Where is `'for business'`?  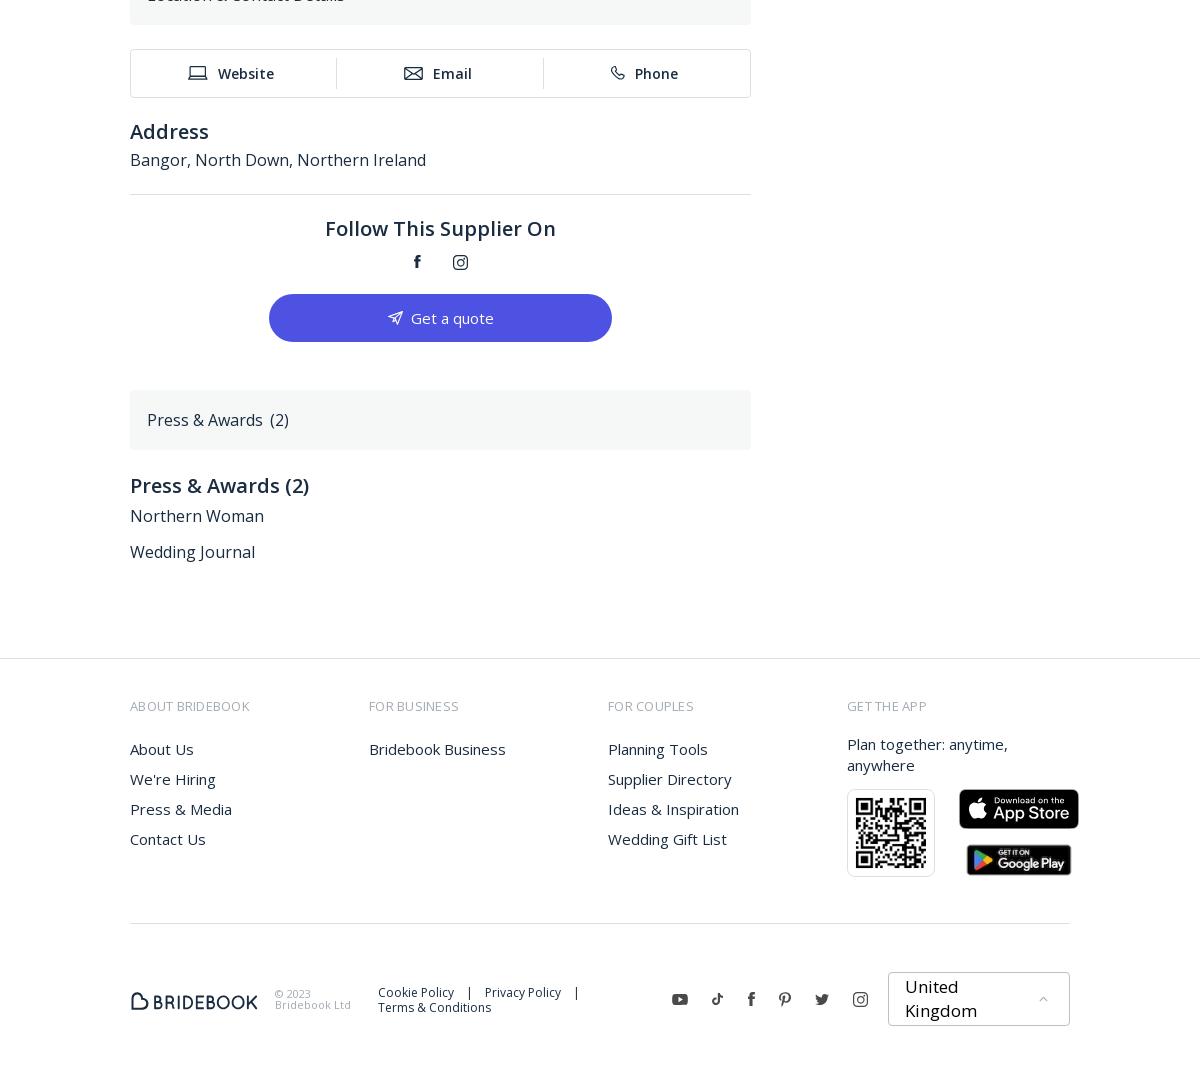
'for business' is located at coordinates (413, 705).